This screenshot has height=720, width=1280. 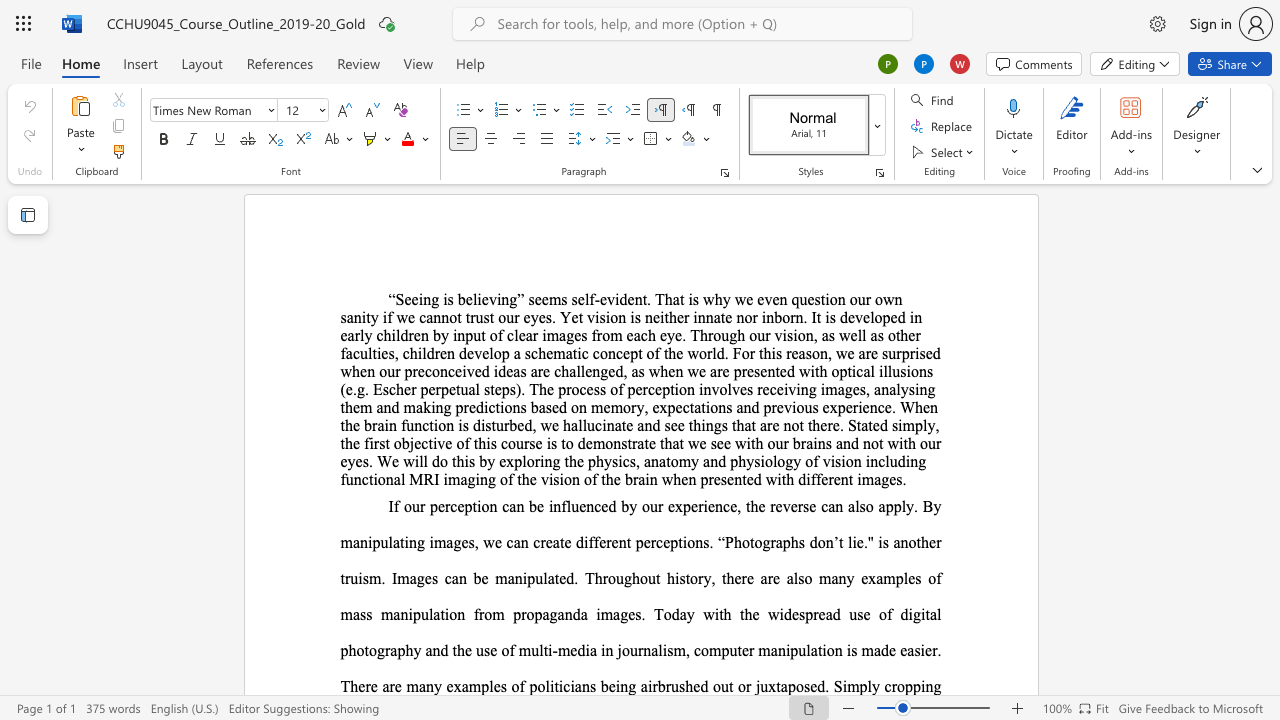 I want to click on the 3th character "d" in the text, so click(x=813, y=542).